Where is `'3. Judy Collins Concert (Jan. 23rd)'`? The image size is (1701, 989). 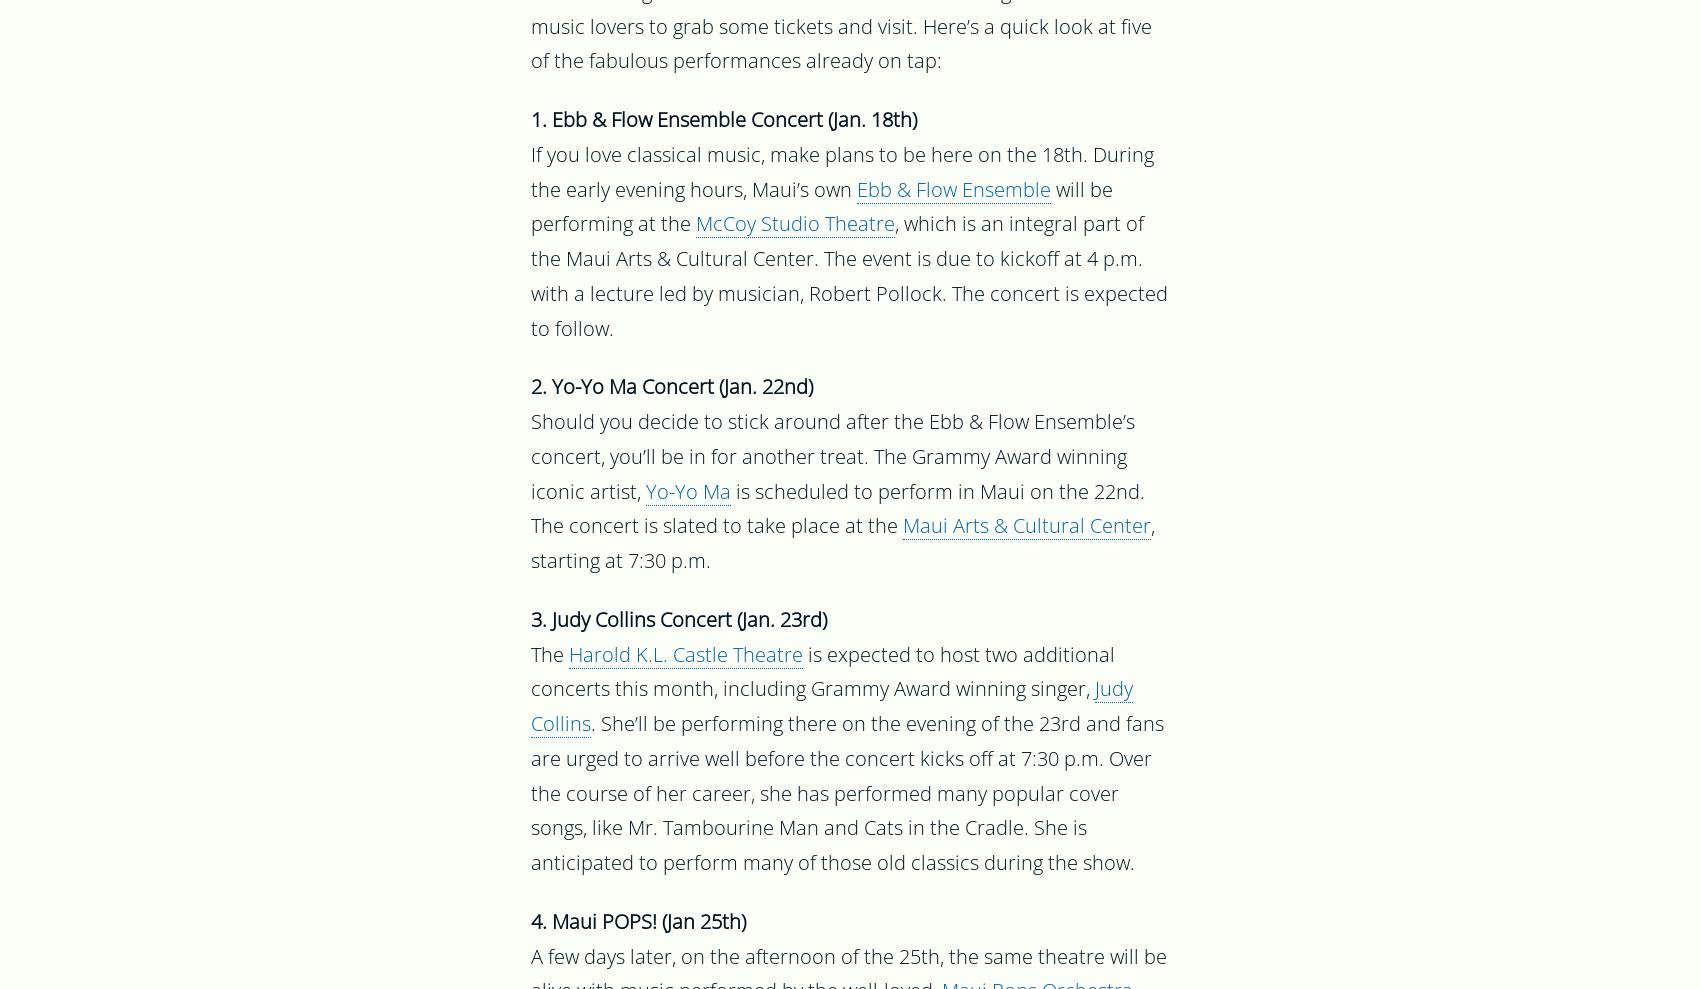 '3. Judy Collins Concert (Jan. 23rd)' is located at coordinates (530, 622).